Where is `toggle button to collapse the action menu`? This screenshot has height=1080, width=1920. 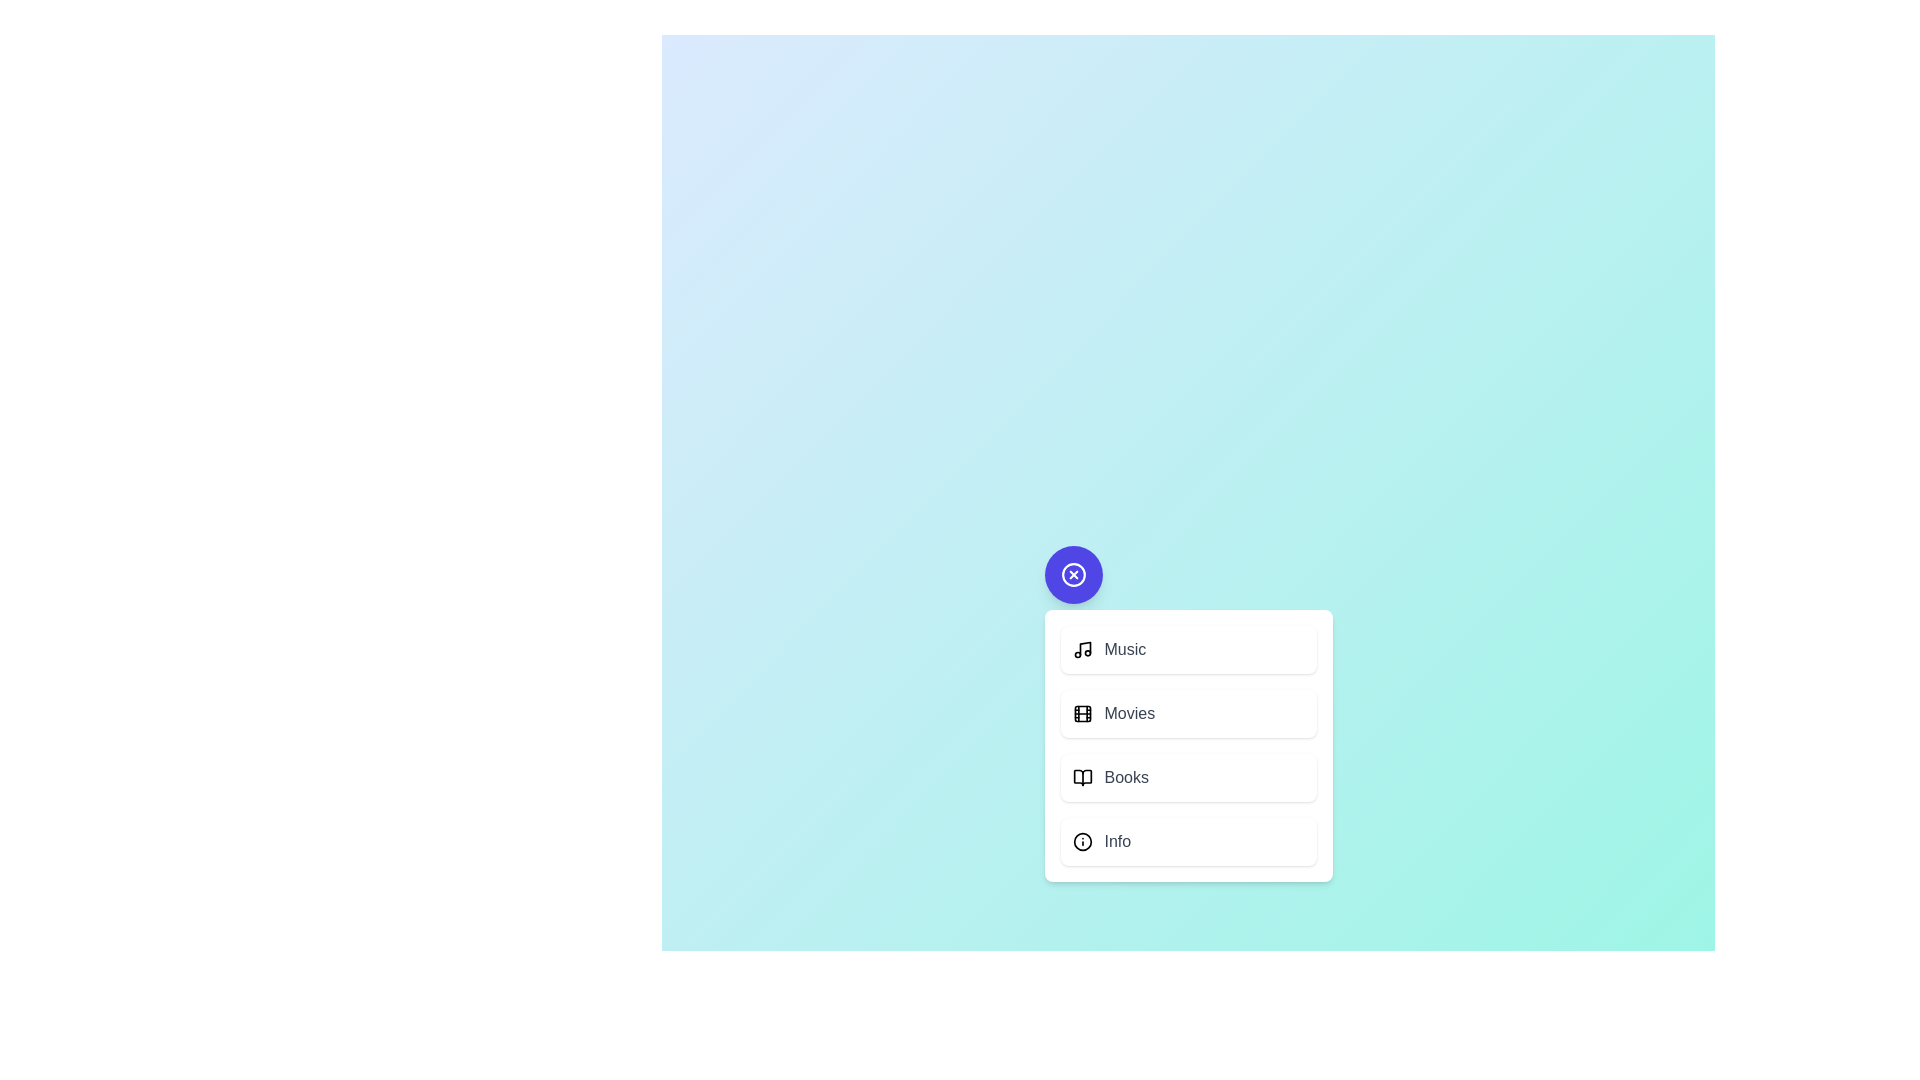
toggle button to collapse the action menu is located at coordinates (1072, 574).